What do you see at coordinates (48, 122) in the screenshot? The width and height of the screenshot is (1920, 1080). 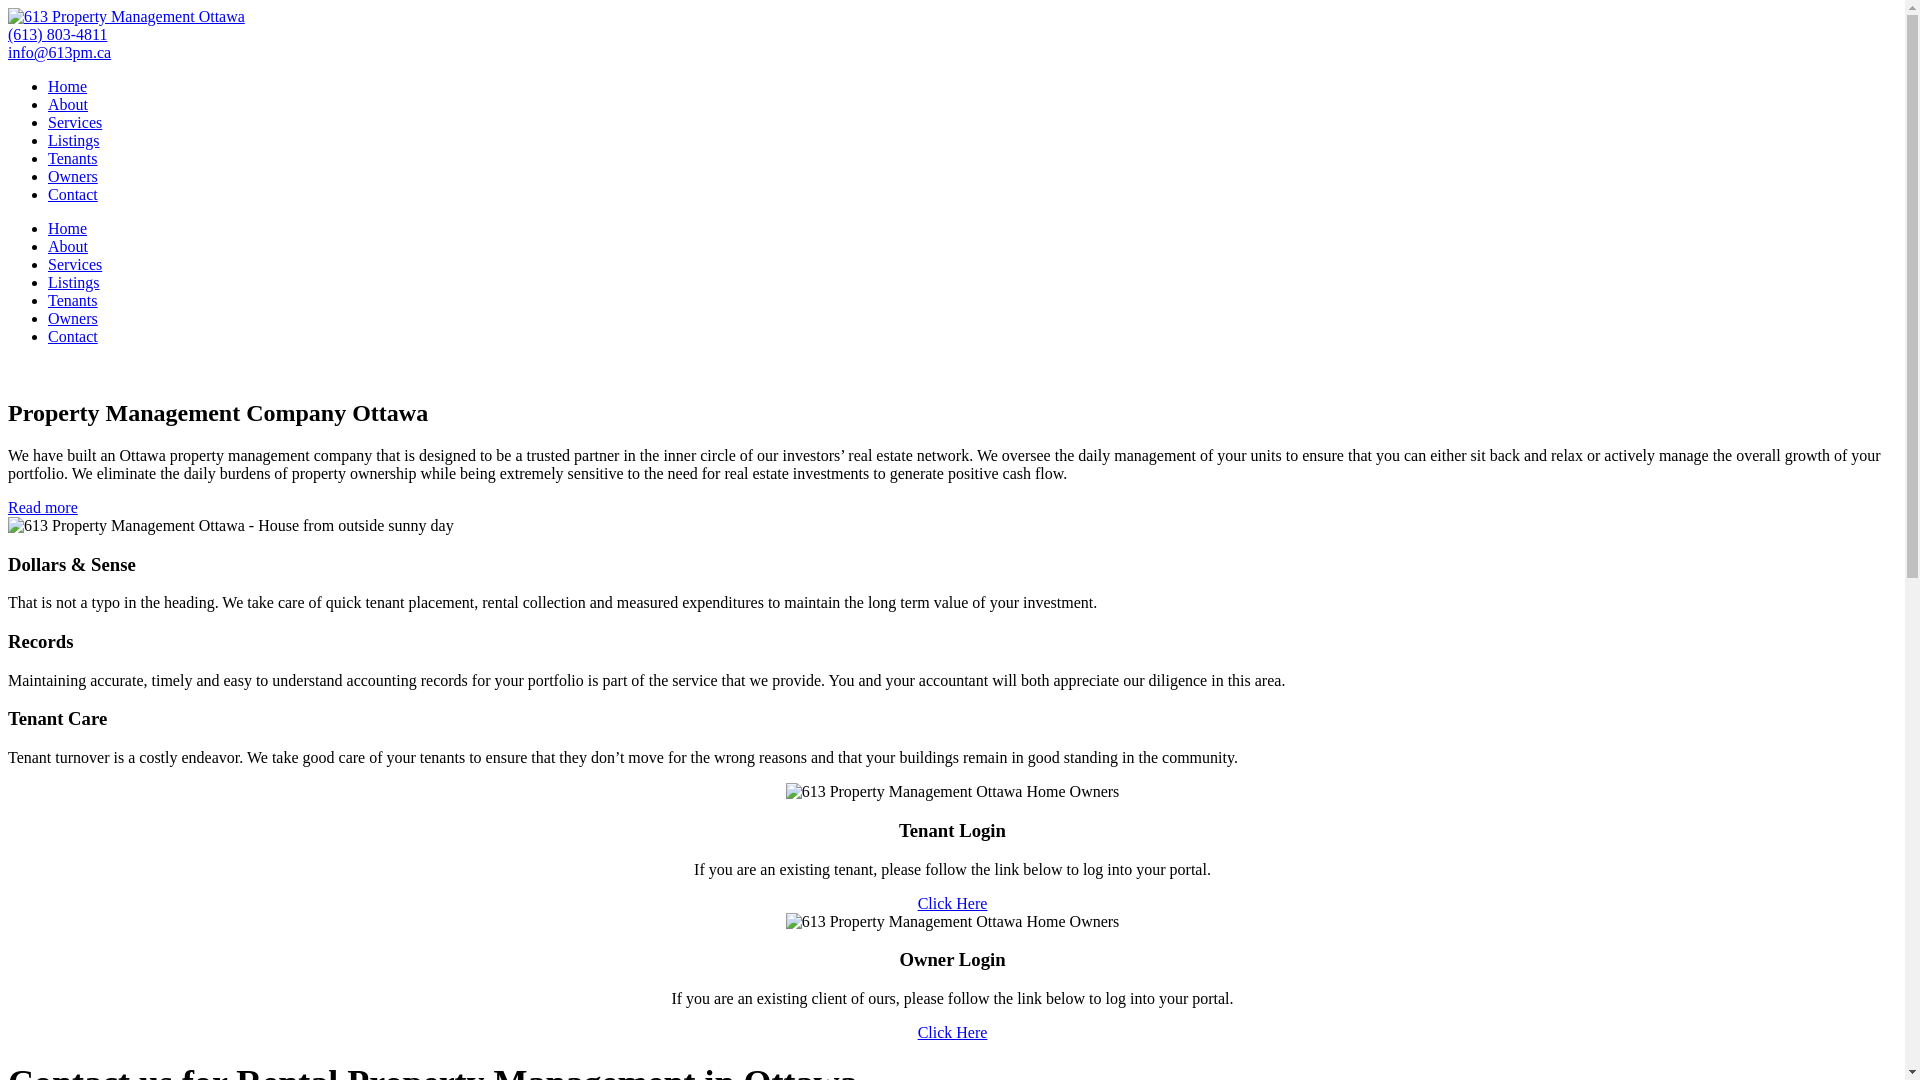 I see `'Services'` at bounding box center [48, 122].